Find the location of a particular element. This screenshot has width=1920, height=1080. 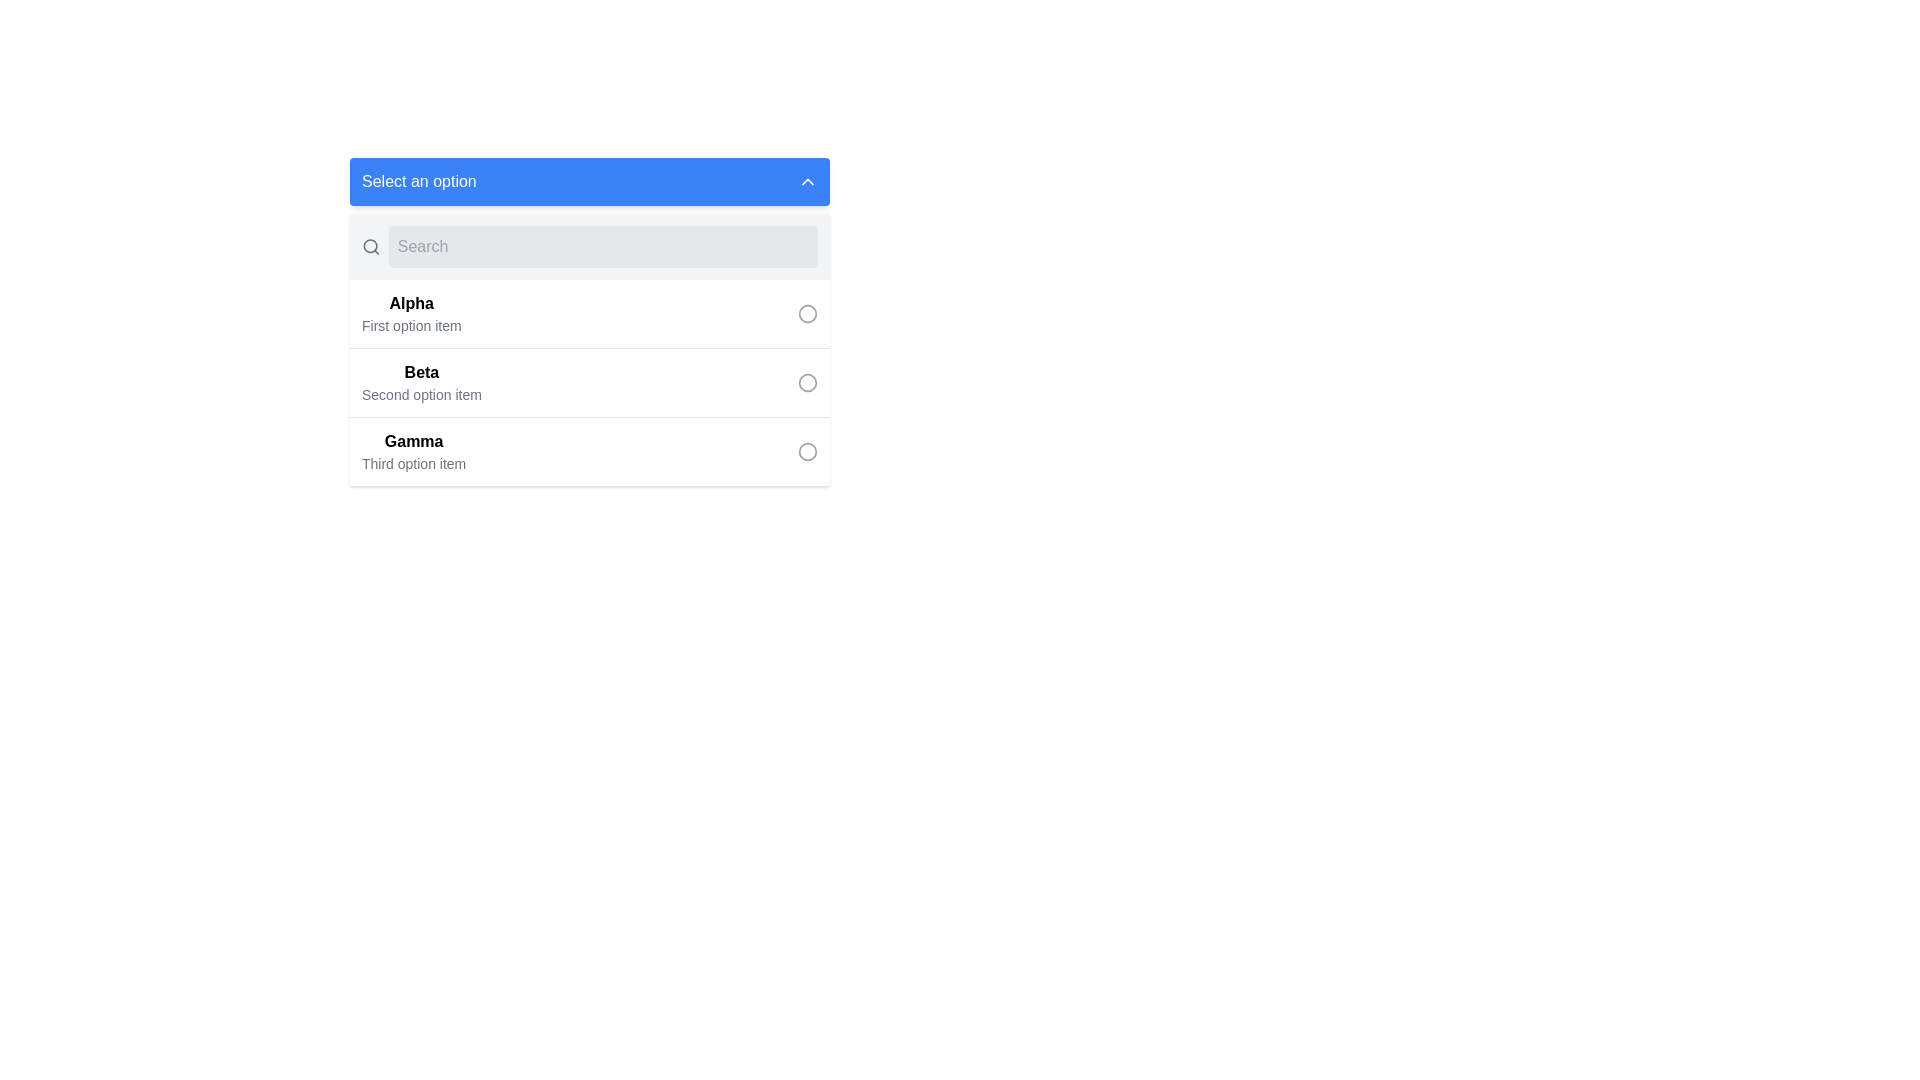

the SVG Circle Indicator located in the second row of the dropdown options, to the right of the label 'Beta' is located at coordinates (807, 382).